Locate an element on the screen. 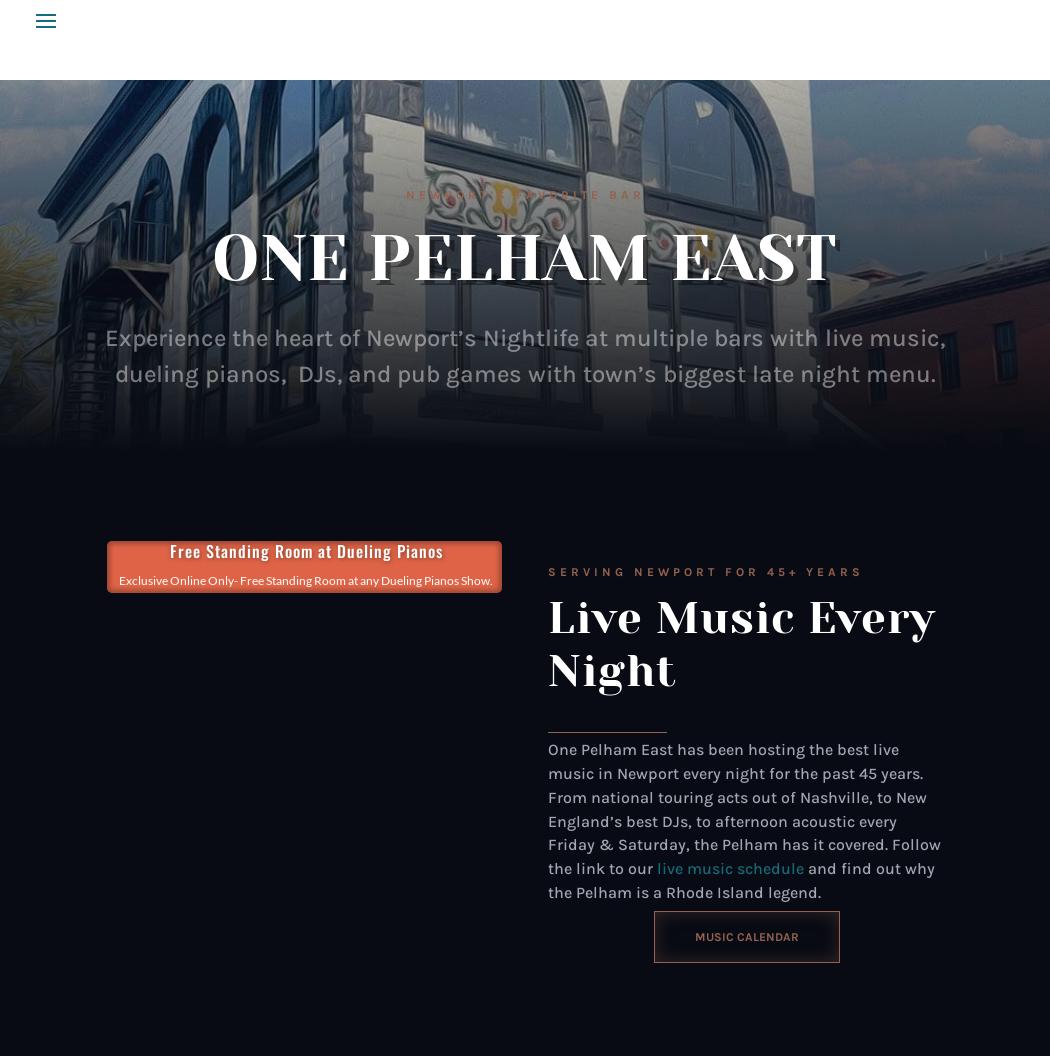 The image size is (1050, 1056). 'live music schedule' is located at coordinates (729, 867).